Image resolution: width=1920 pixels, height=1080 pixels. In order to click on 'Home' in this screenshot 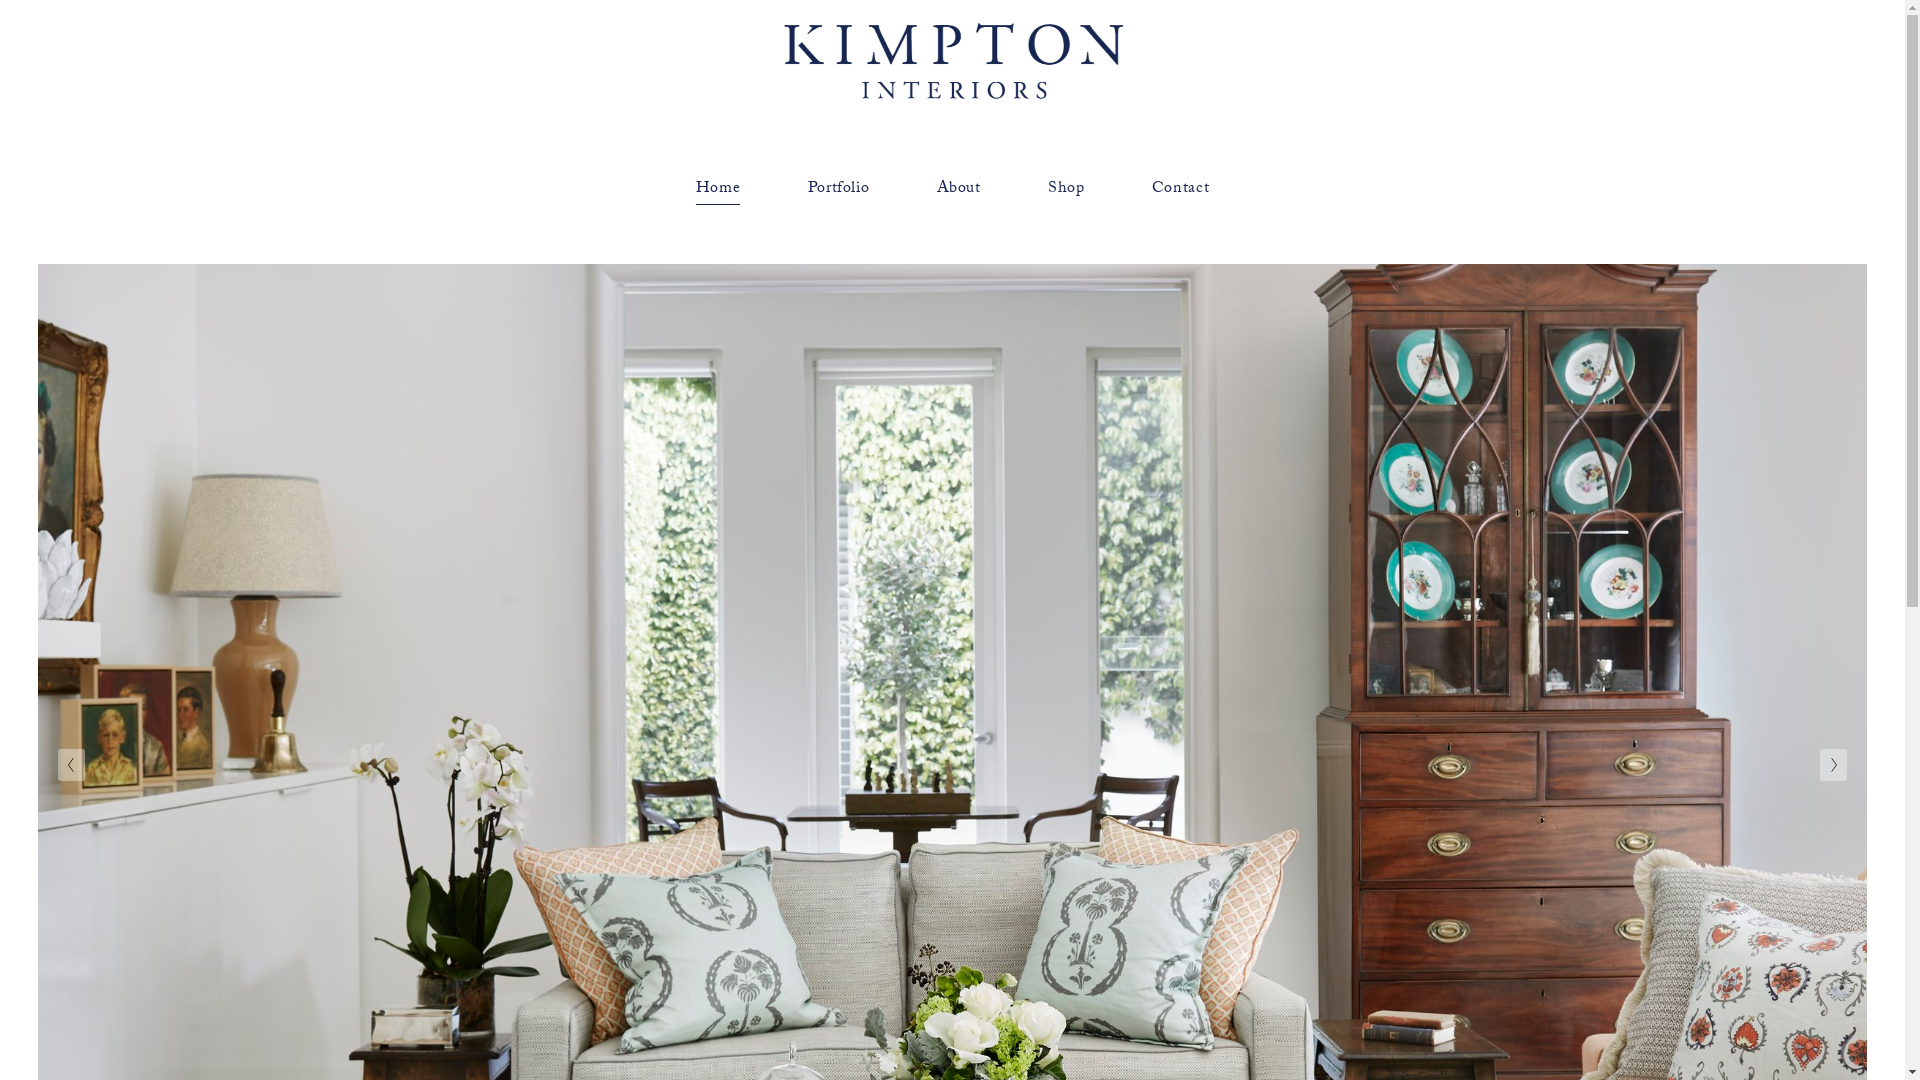, I will do `click(718, 189)`.